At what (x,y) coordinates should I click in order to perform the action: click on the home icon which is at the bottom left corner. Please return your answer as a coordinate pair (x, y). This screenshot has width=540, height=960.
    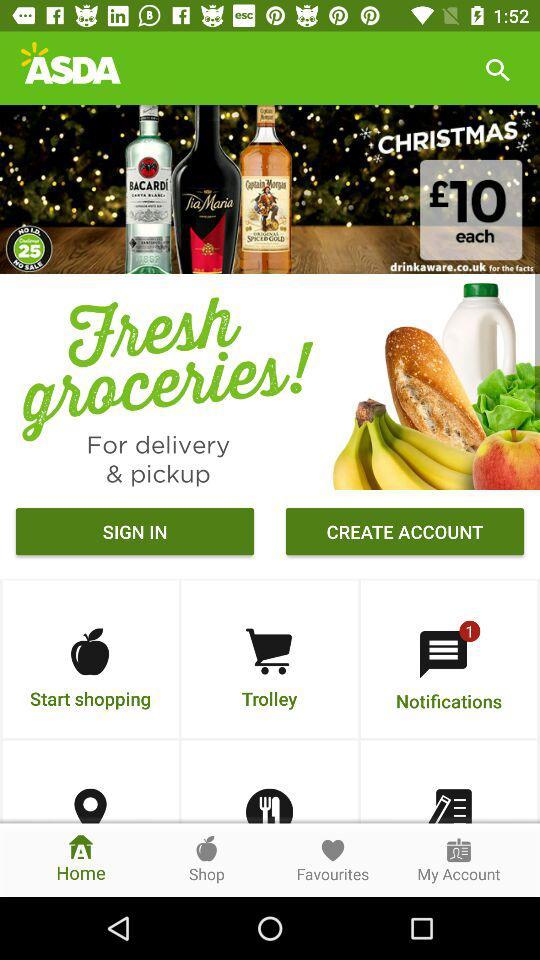
    Looking at the image, I should click on (80, 859).